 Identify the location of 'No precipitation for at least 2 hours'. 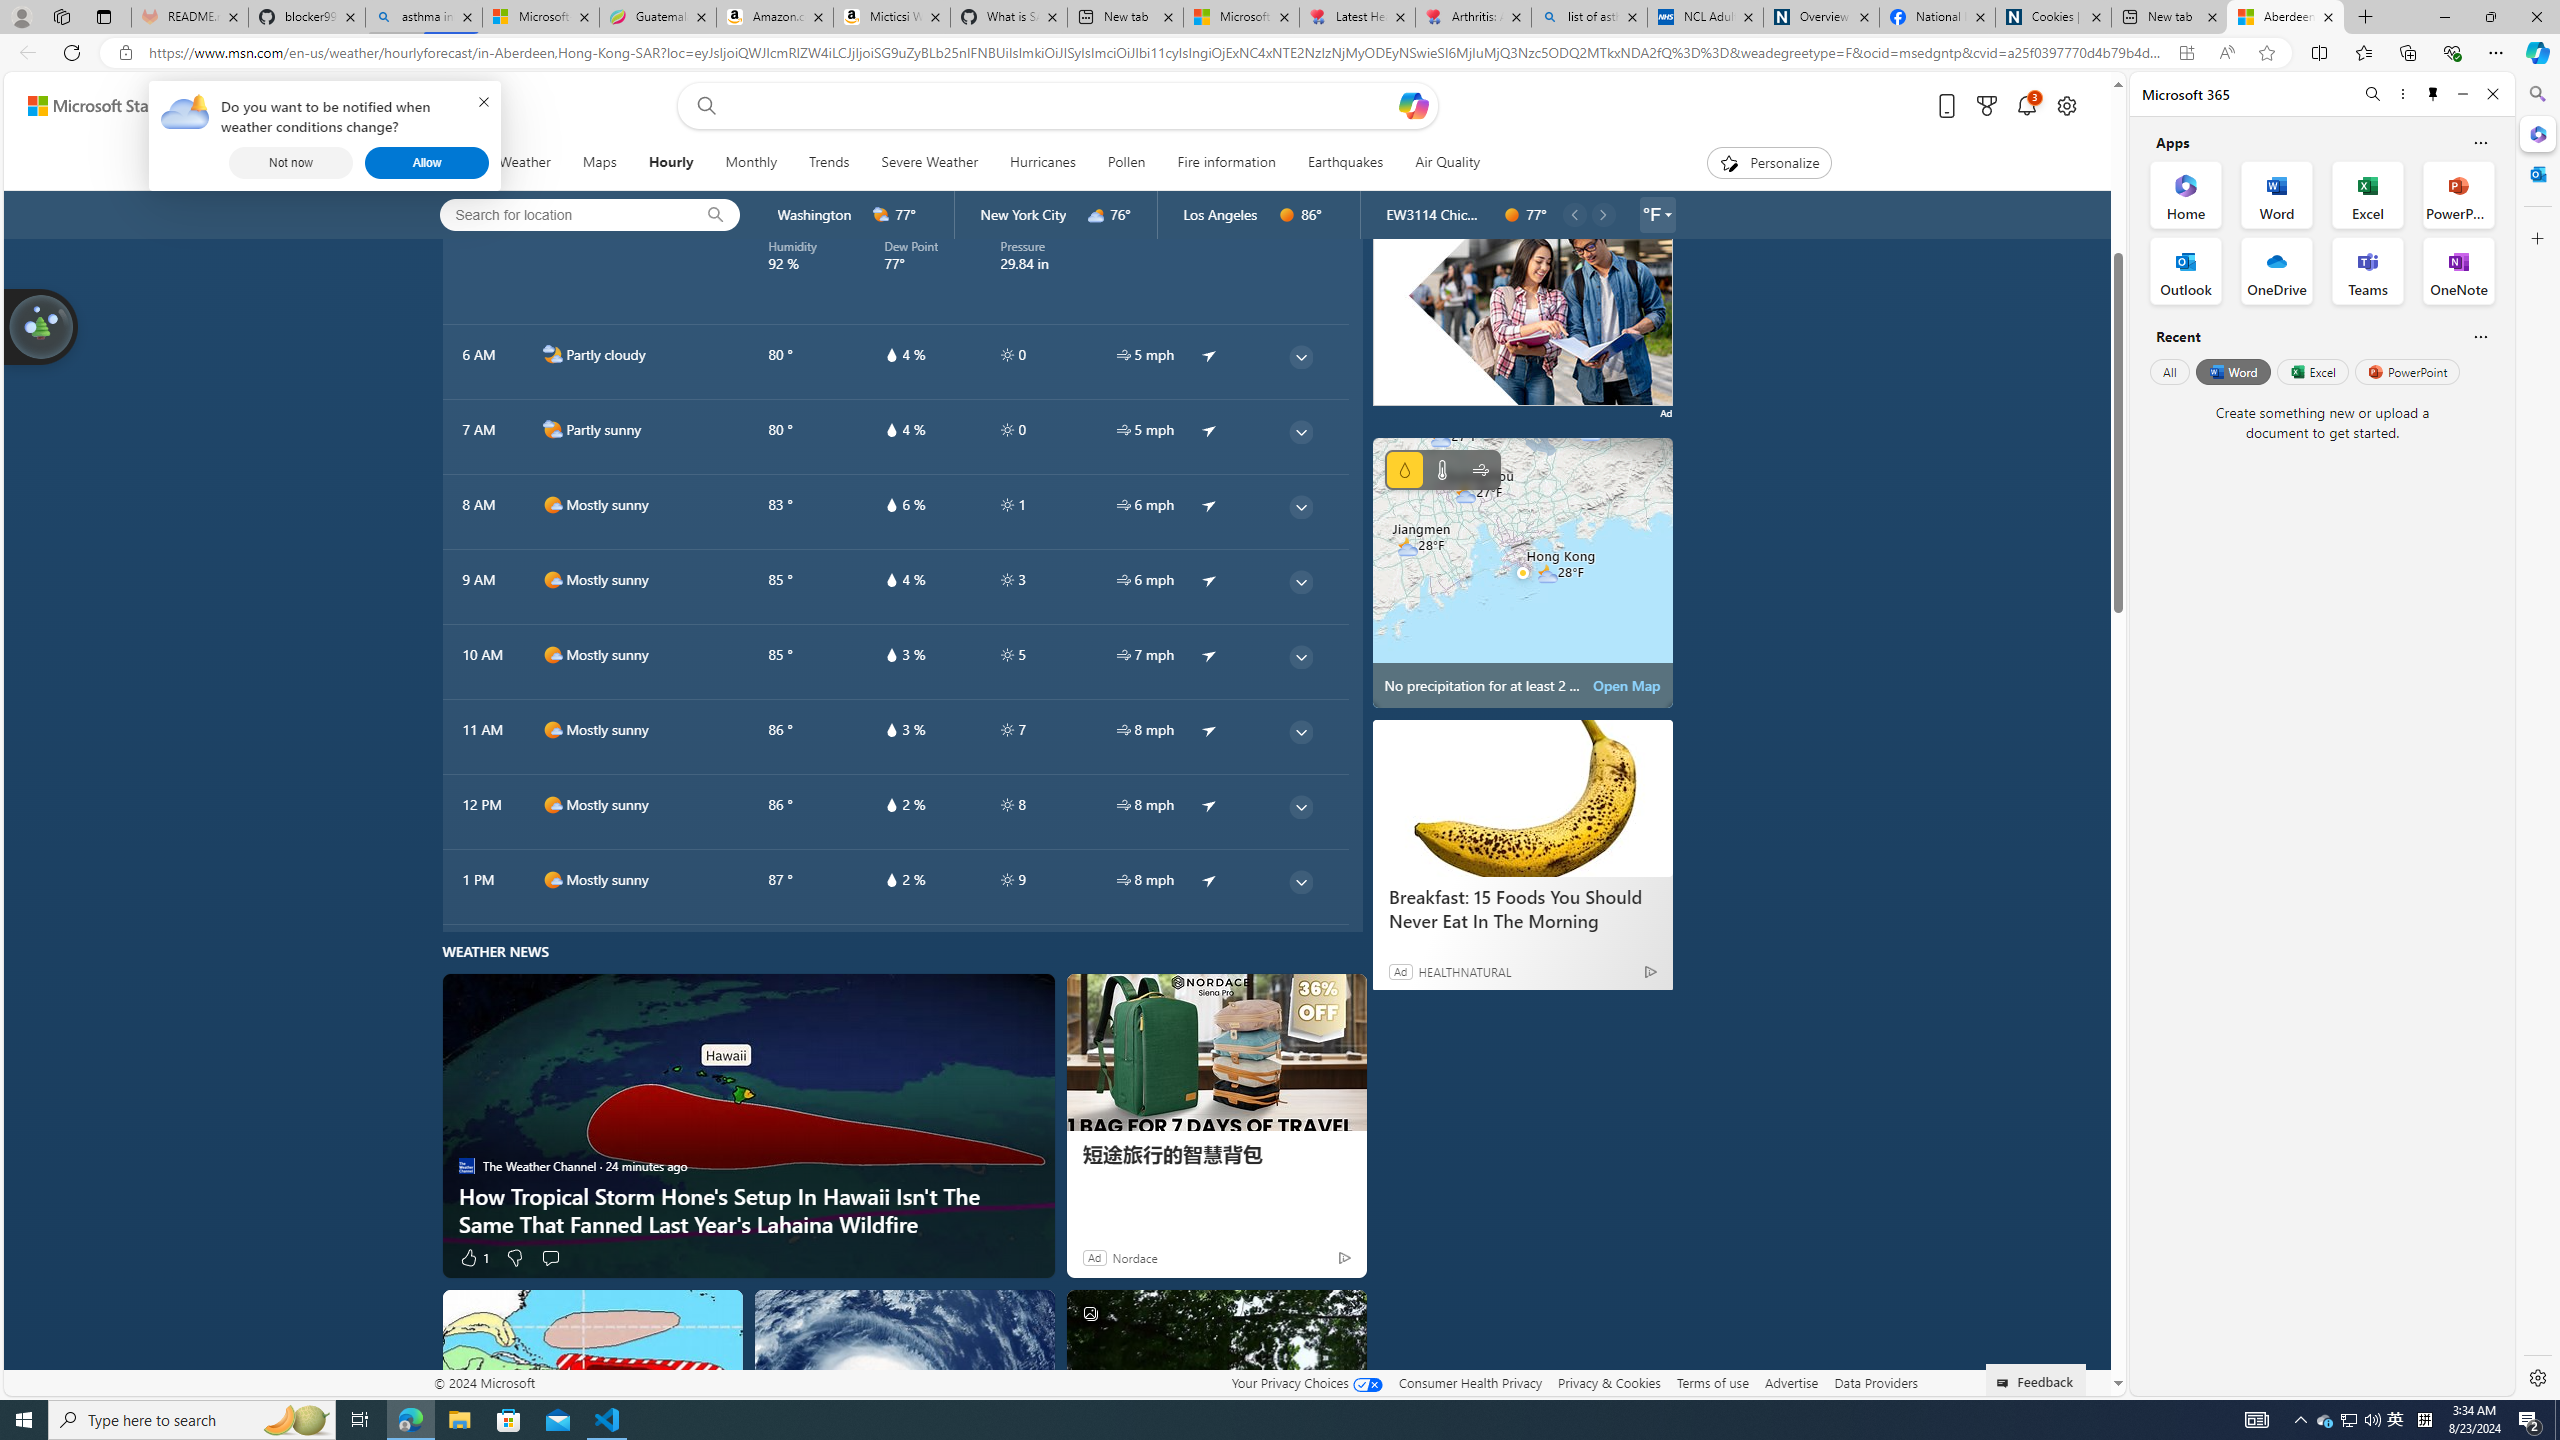
(1522, 572).